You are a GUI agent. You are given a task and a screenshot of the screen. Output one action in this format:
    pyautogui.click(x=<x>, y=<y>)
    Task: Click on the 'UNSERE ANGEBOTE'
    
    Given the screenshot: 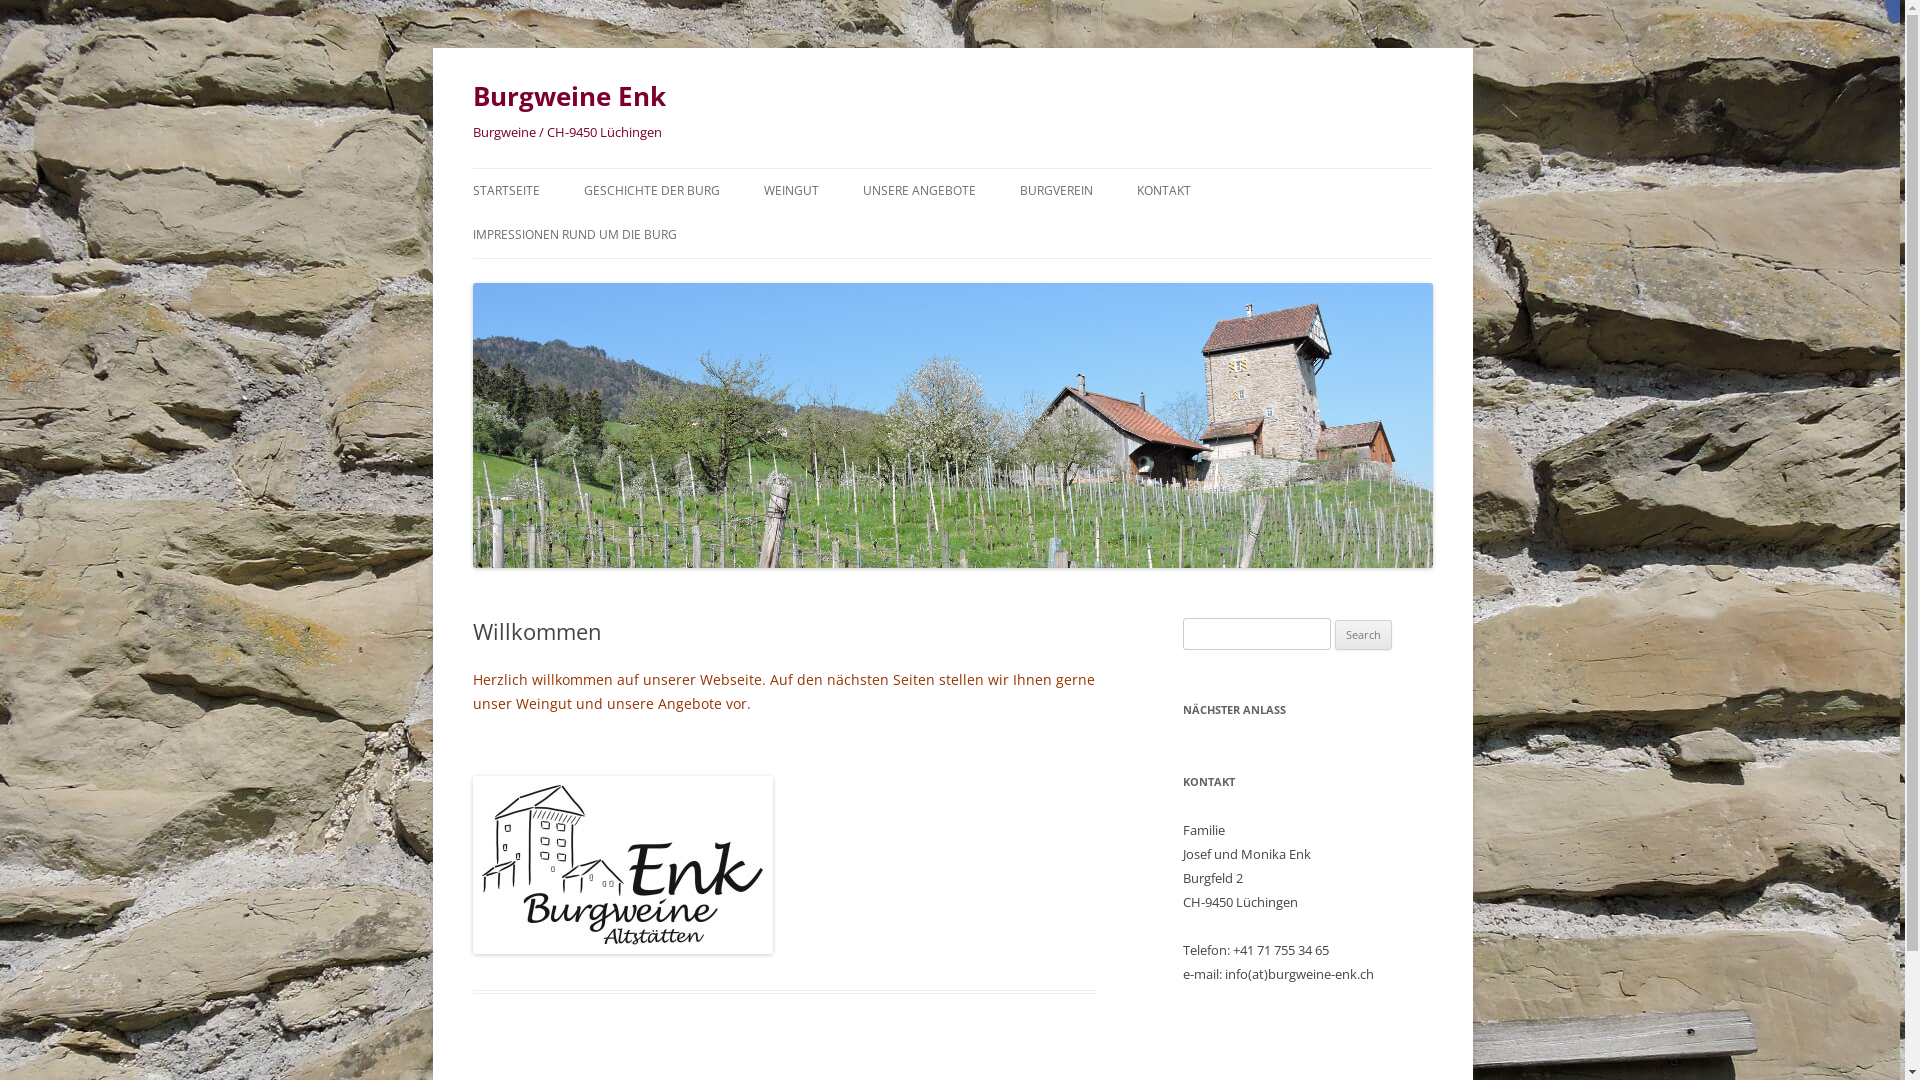 What is the action you would take?
    pyautogui.click(x=917, y=191)
    